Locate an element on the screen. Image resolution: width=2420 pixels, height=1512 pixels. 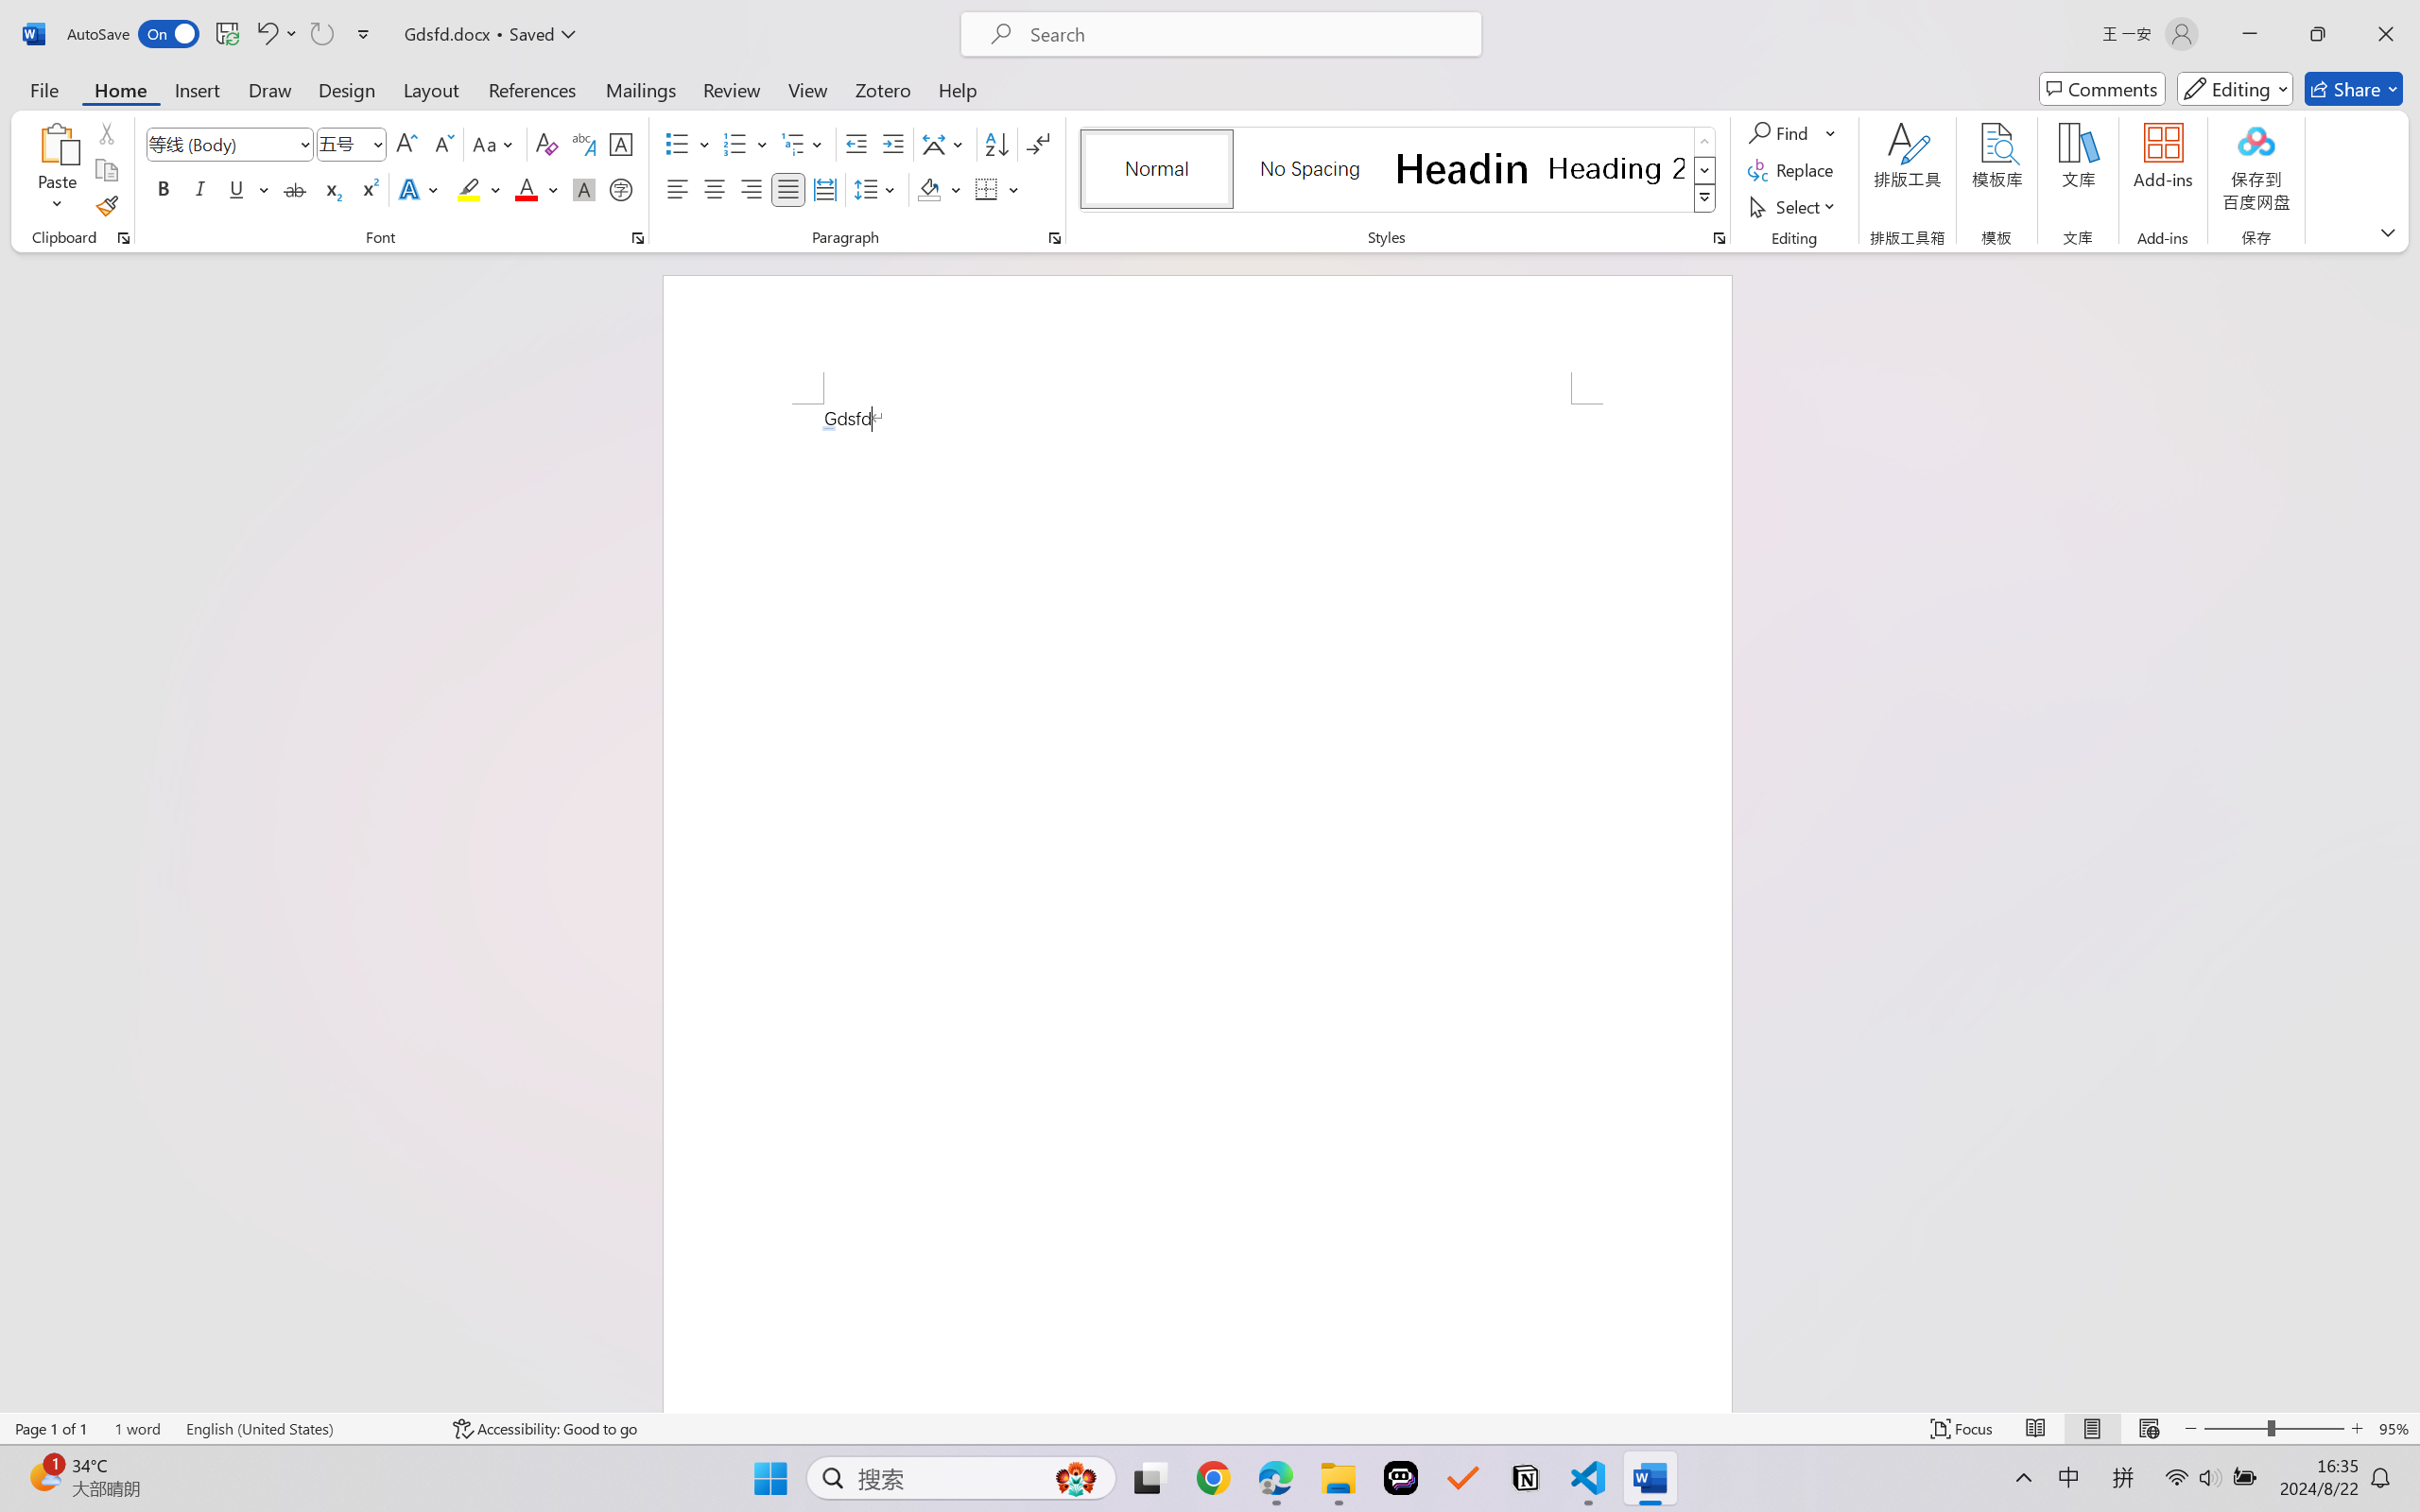
'Styles...' is located at coordinates (1718, 237).